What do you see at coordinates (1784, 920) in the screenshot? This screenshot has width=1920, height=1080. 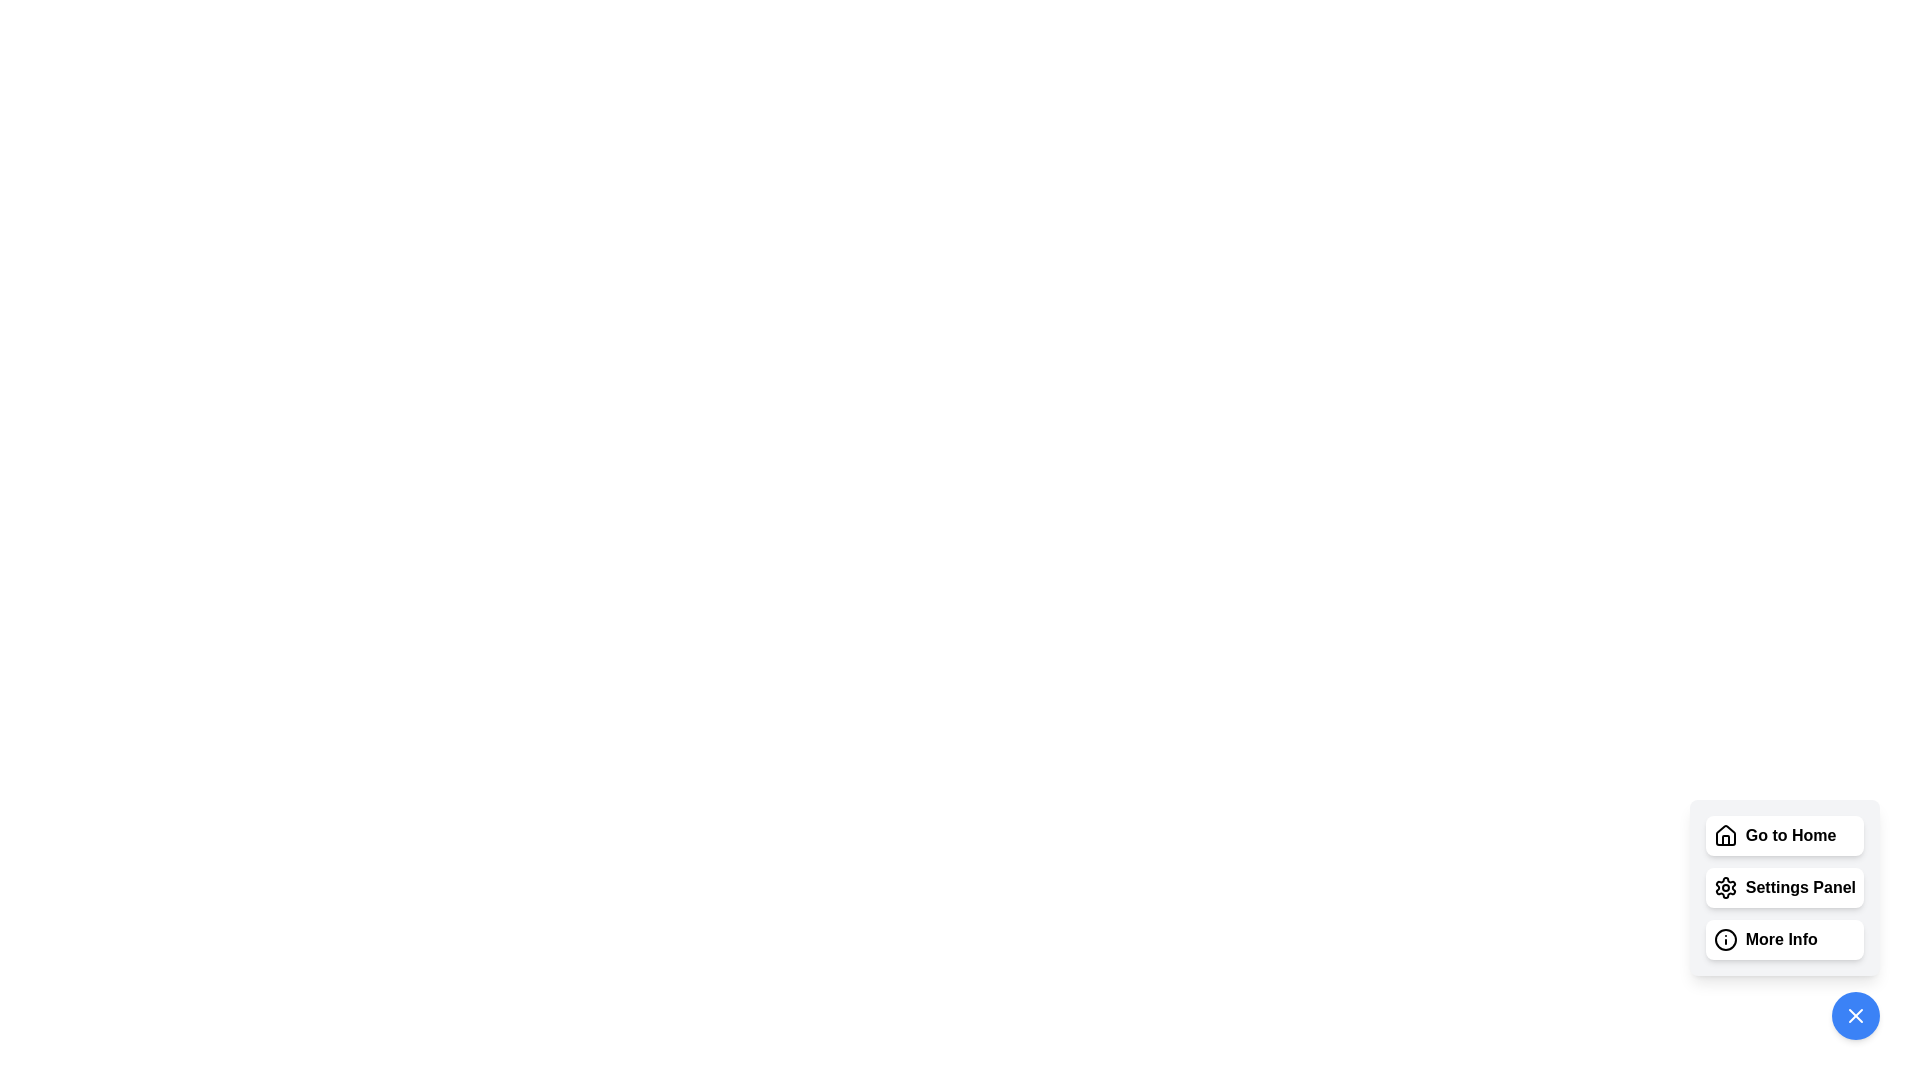 I see `the 'More Info' button located at the bottom right of the page` at bounding box center [1784, 920].